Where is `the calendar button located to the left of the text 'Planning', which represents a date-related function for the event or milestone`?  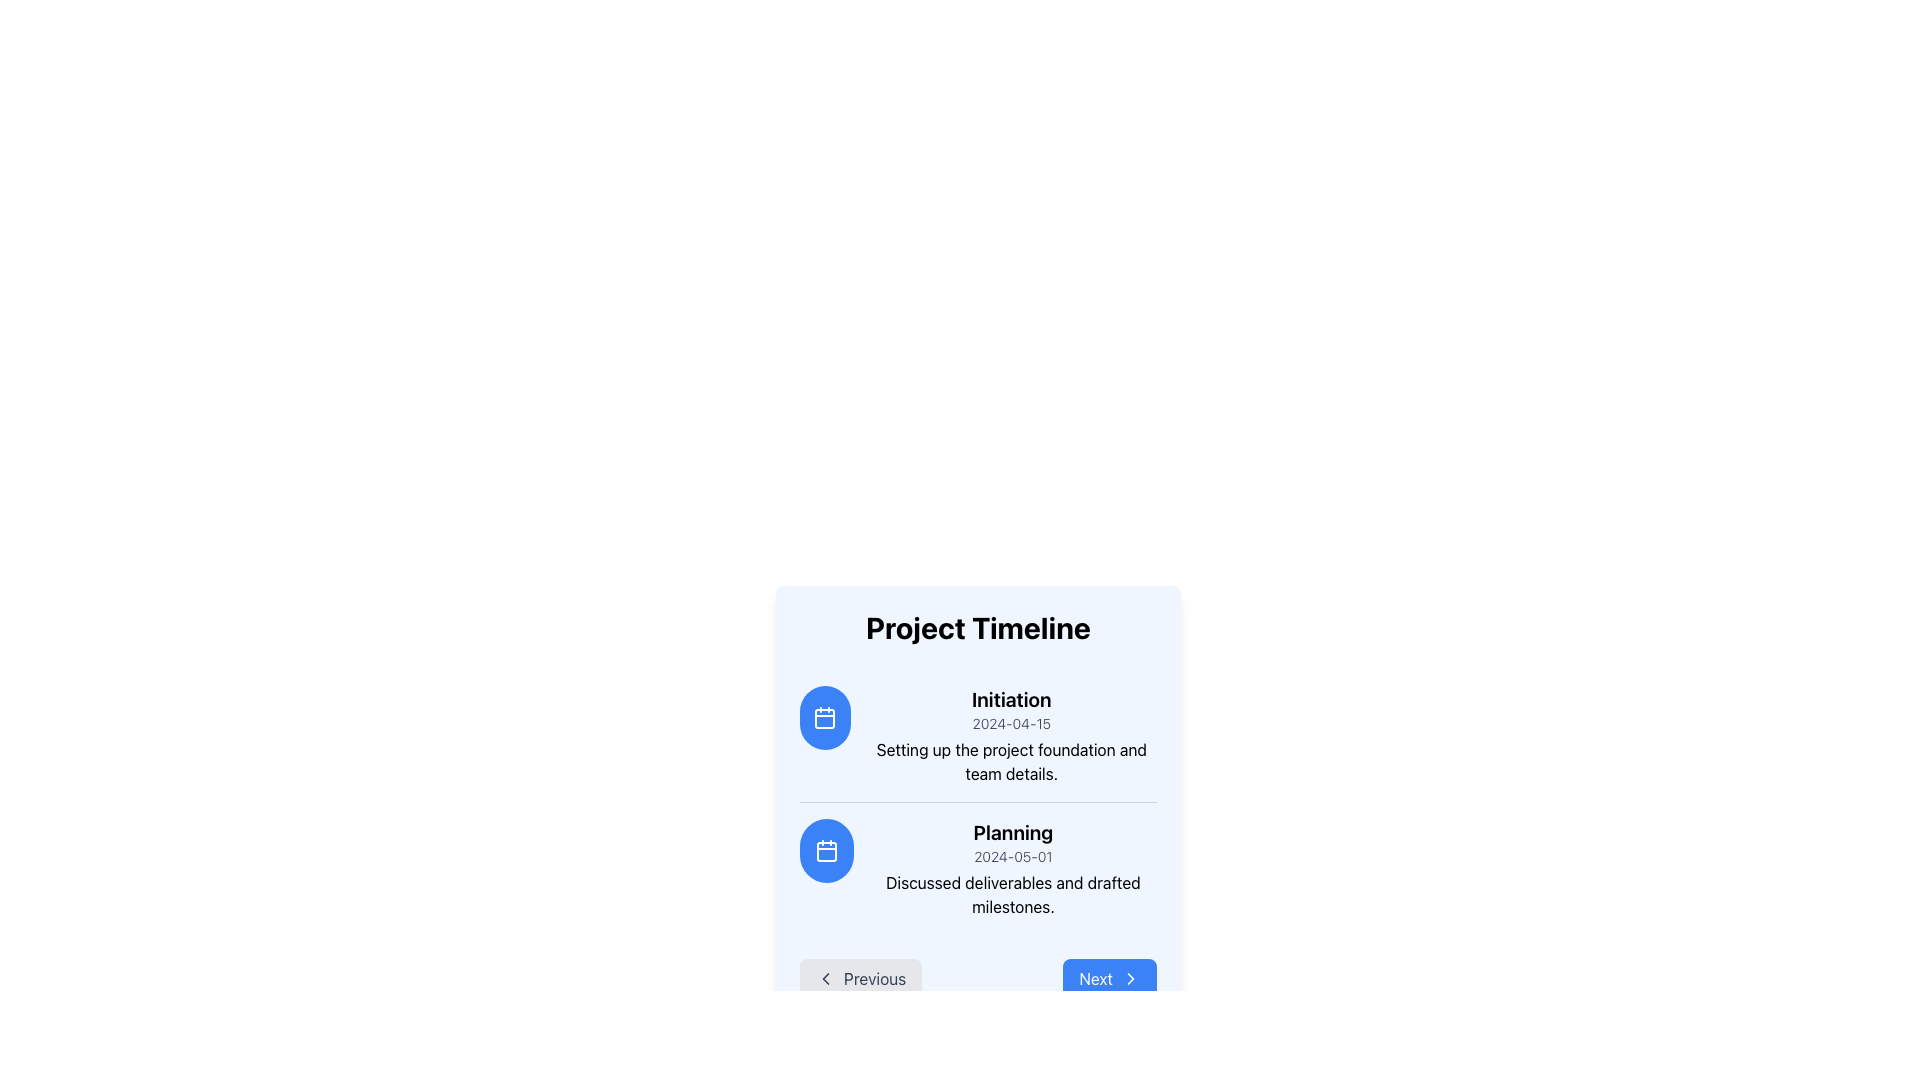
the calendar button located to the left of the text 'Planning', which represents a date-related function for the event or milestone is located at coordinates (826, 851).